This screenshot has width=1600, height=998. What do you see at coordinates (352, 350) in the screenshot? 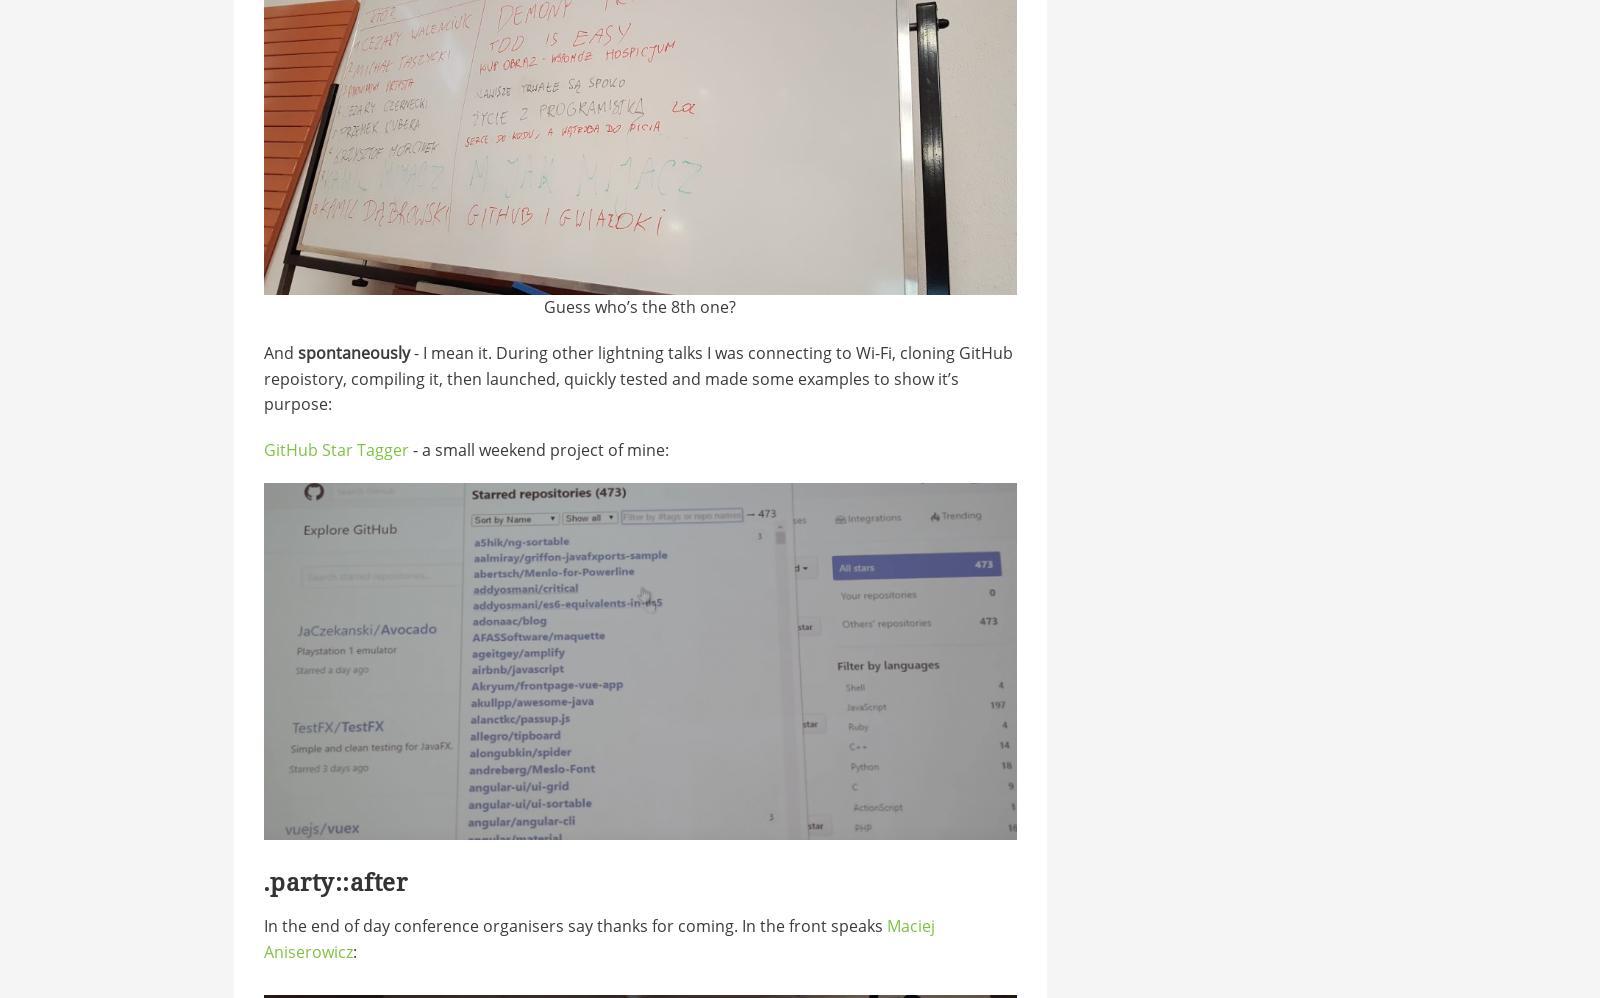
I see `'spontaneously'` at bounding box center [352, 350].